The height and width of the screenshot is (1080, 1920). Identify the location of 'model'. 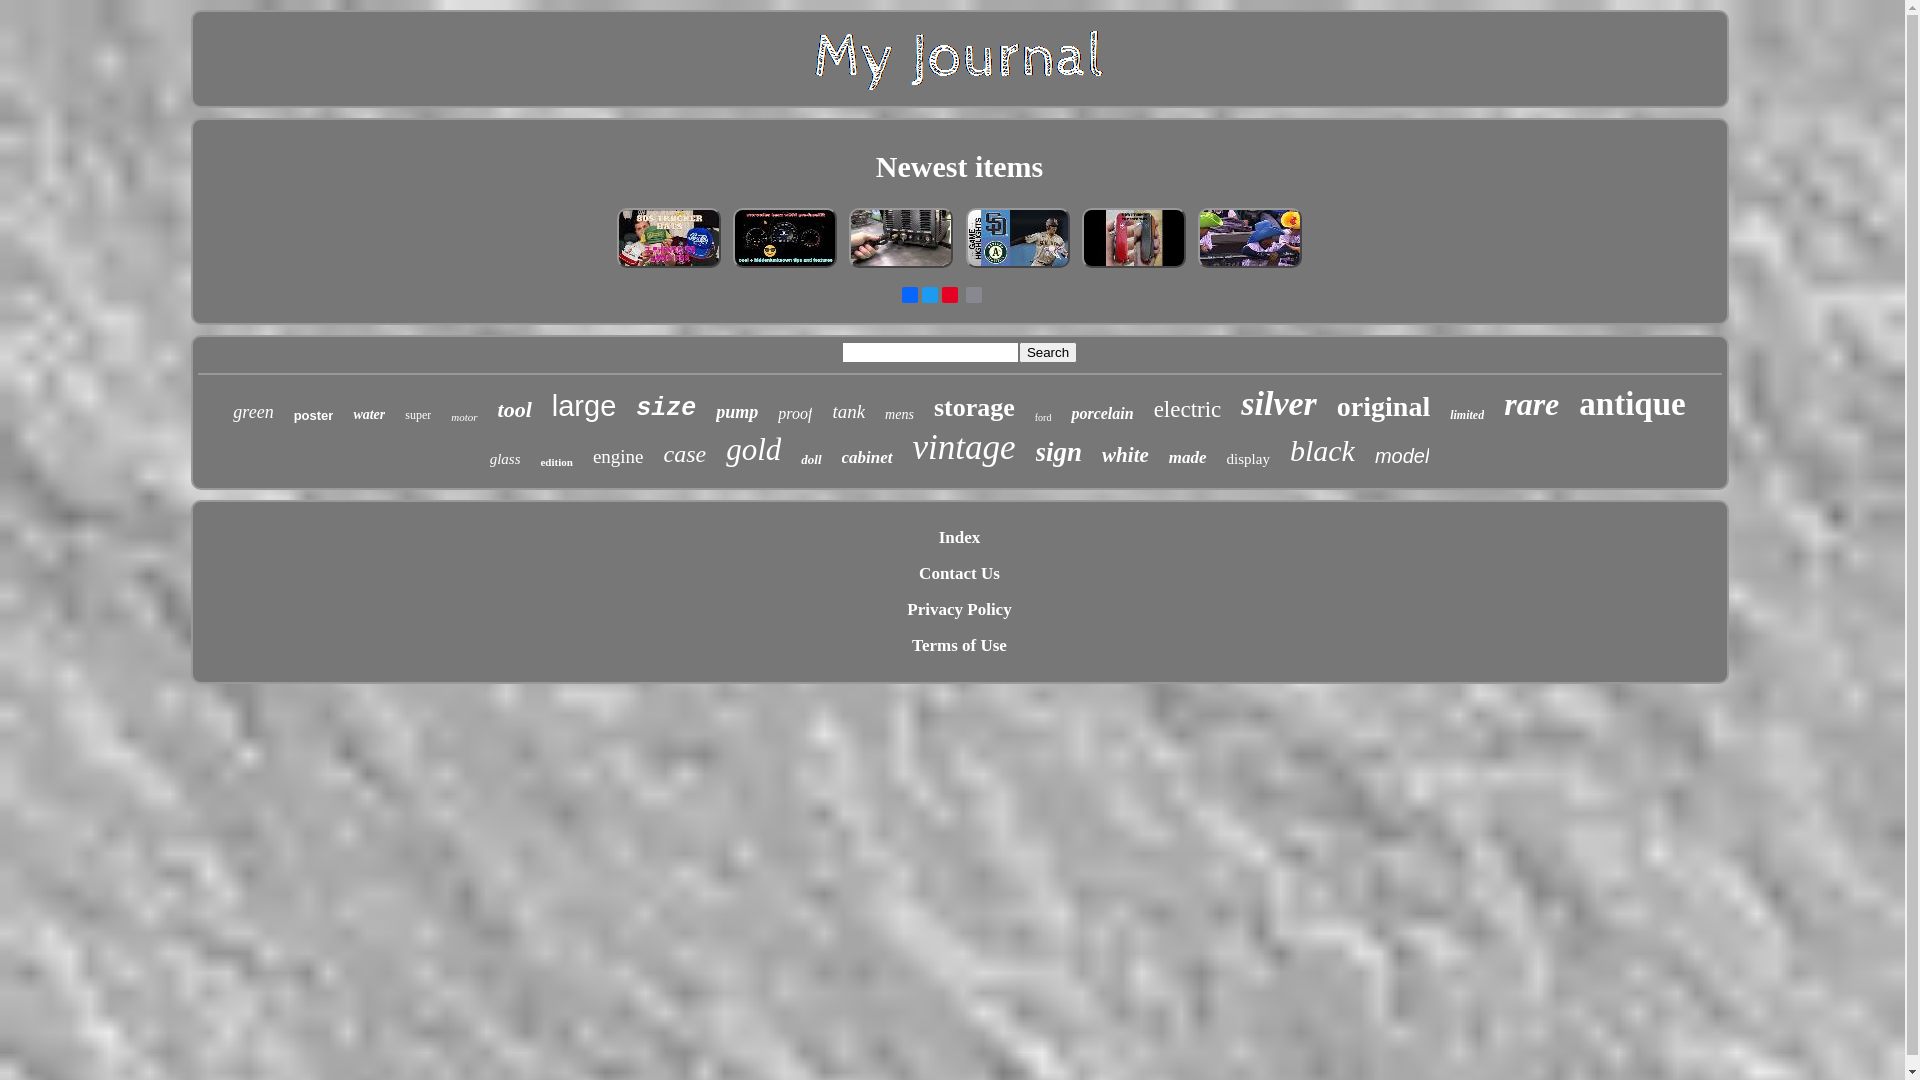
(1400, 456).